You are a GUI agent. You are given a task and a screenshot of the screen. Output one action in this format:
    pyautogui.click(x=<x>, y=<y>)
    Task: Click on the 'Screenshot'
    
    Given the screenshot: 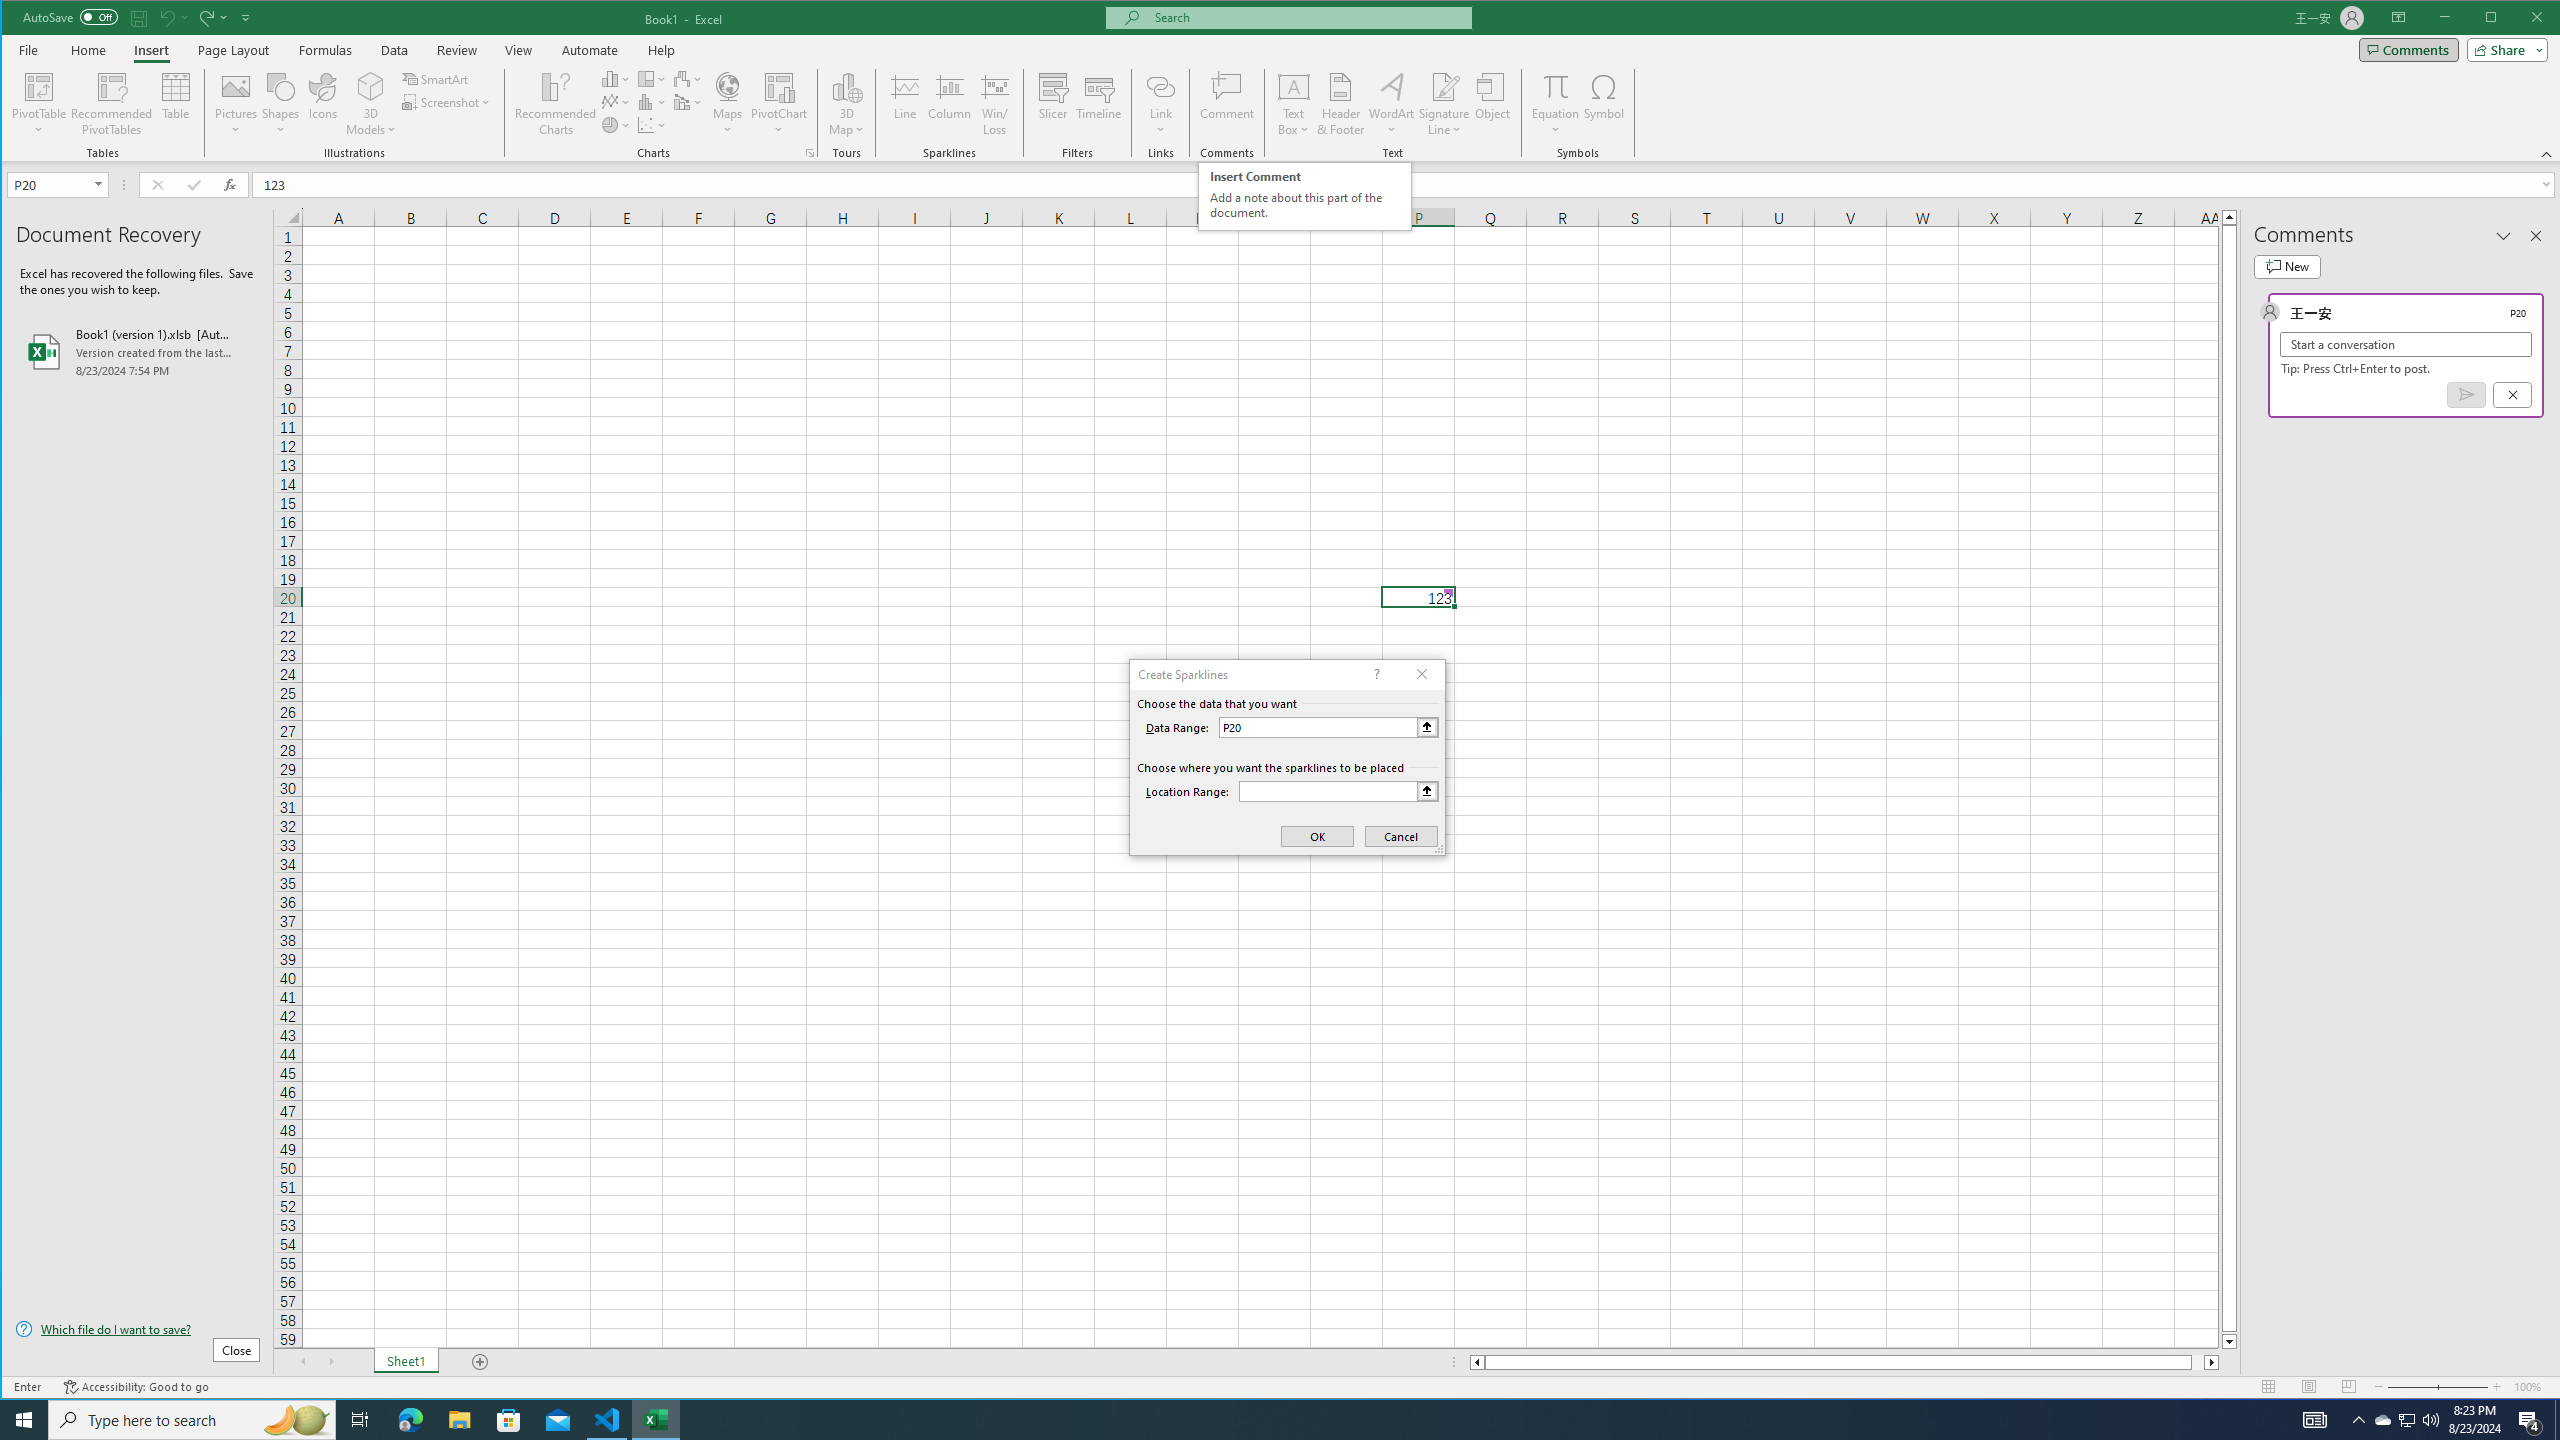 What is the action you would take?
    pyautogui.click(x=448, y=102)
    